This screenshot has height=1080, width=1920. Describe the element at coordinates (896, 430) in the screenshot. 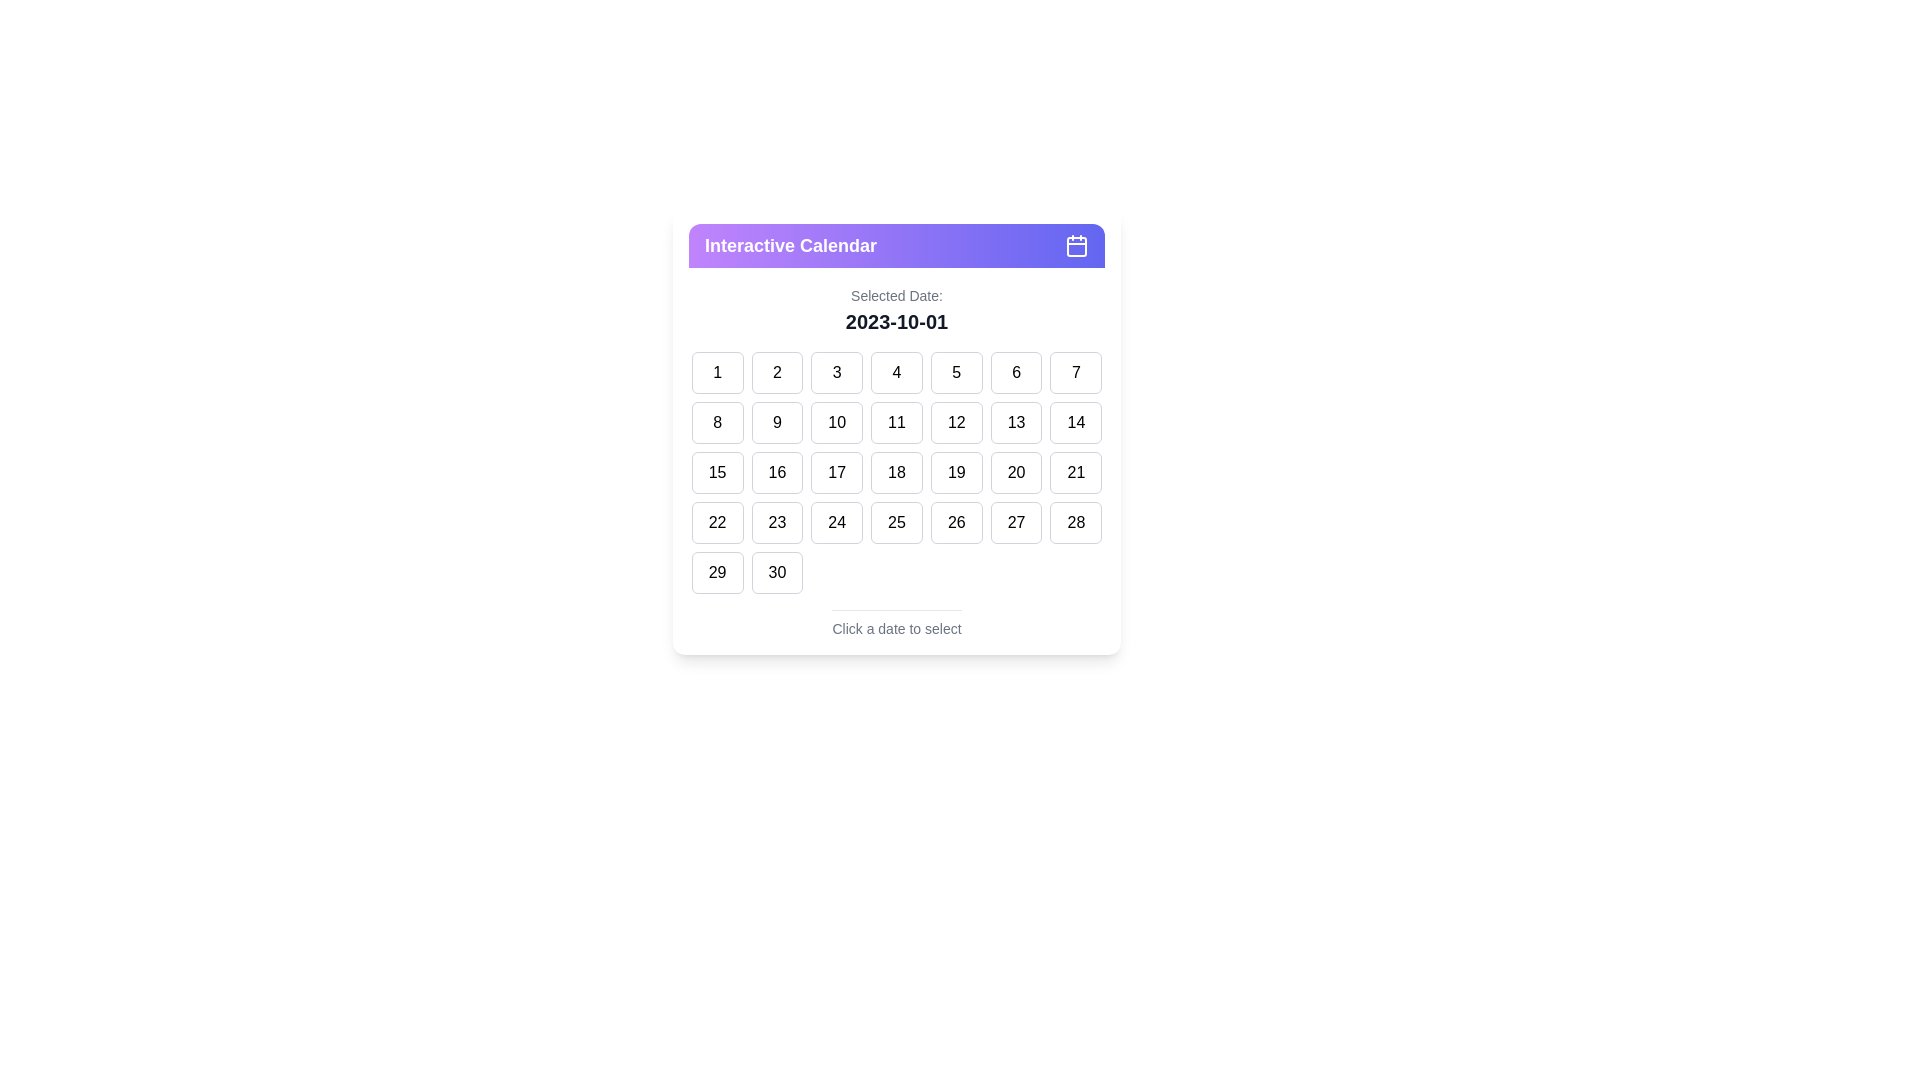

I see `a date in the grid of the Interactive Calendar component` at that location.